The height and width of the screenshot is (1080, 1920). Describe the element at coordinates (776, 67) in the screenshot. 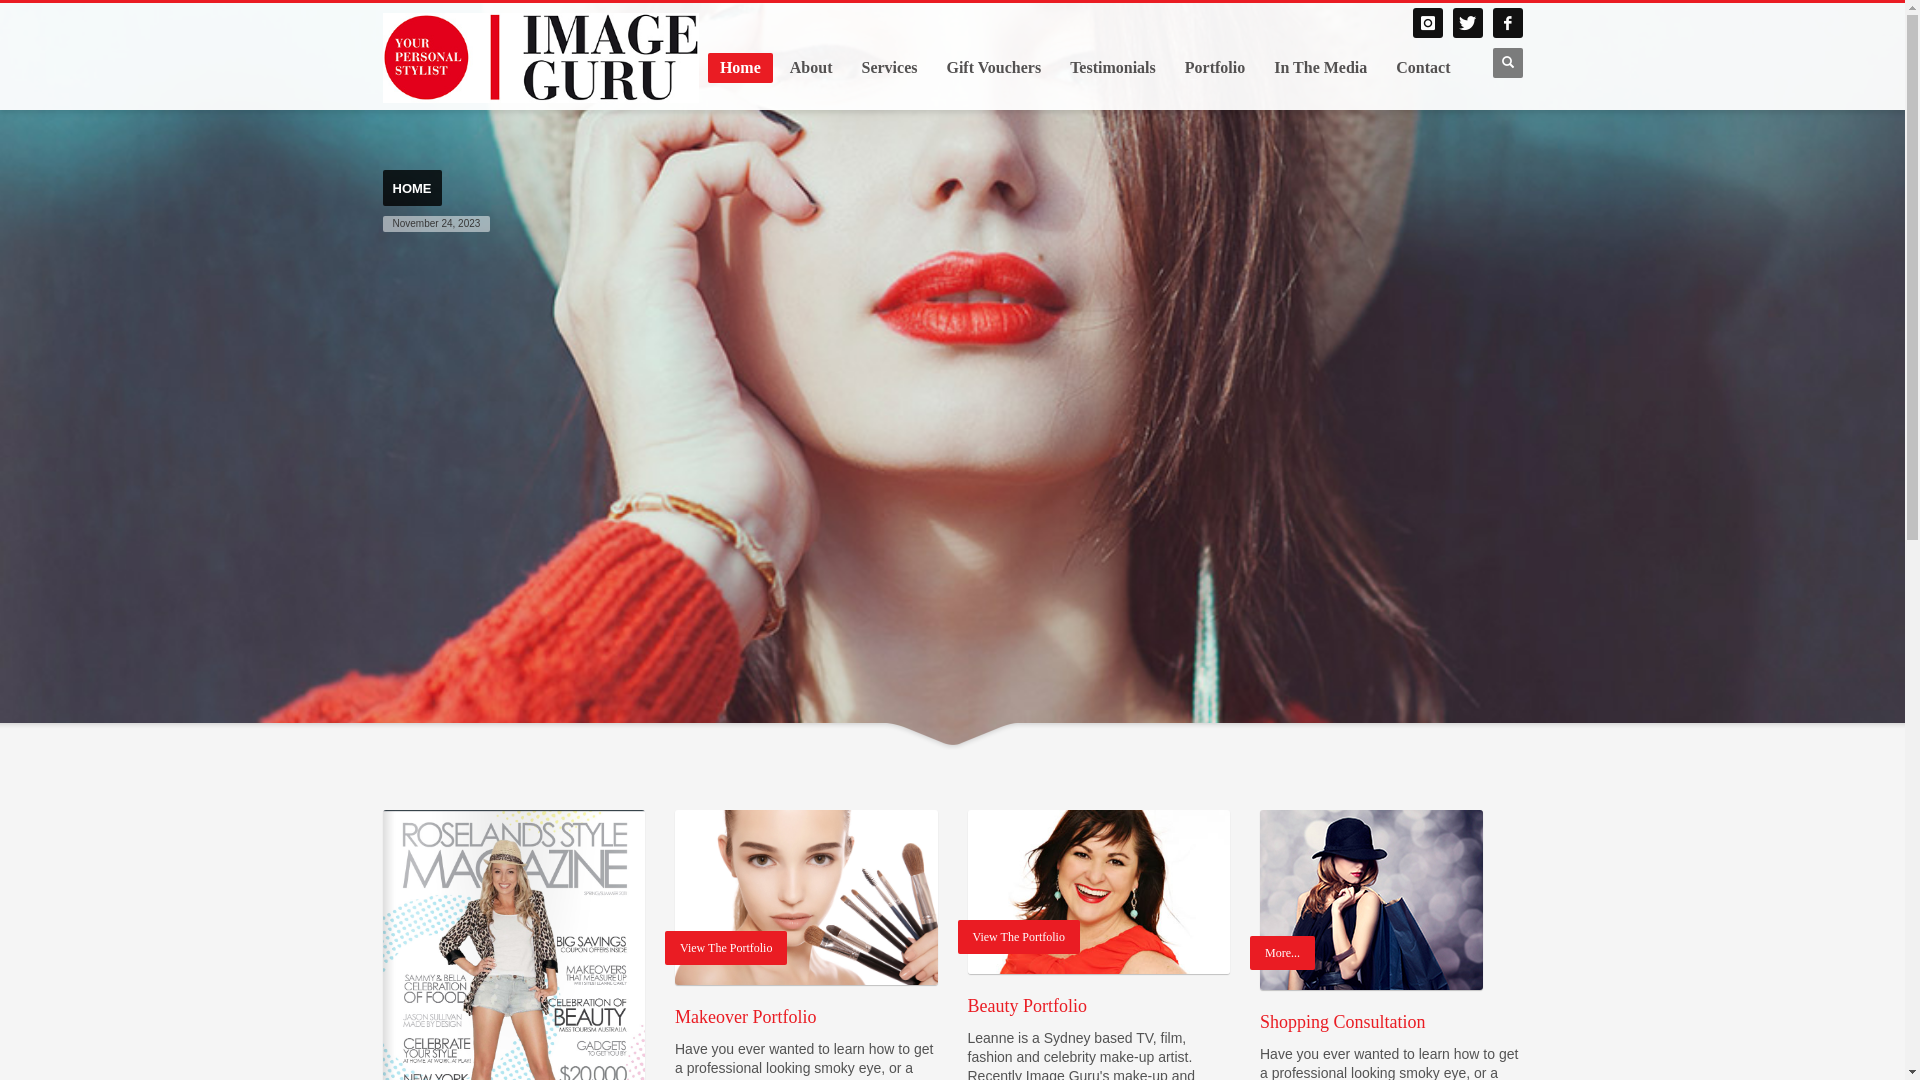

I see `'About'` at that location.